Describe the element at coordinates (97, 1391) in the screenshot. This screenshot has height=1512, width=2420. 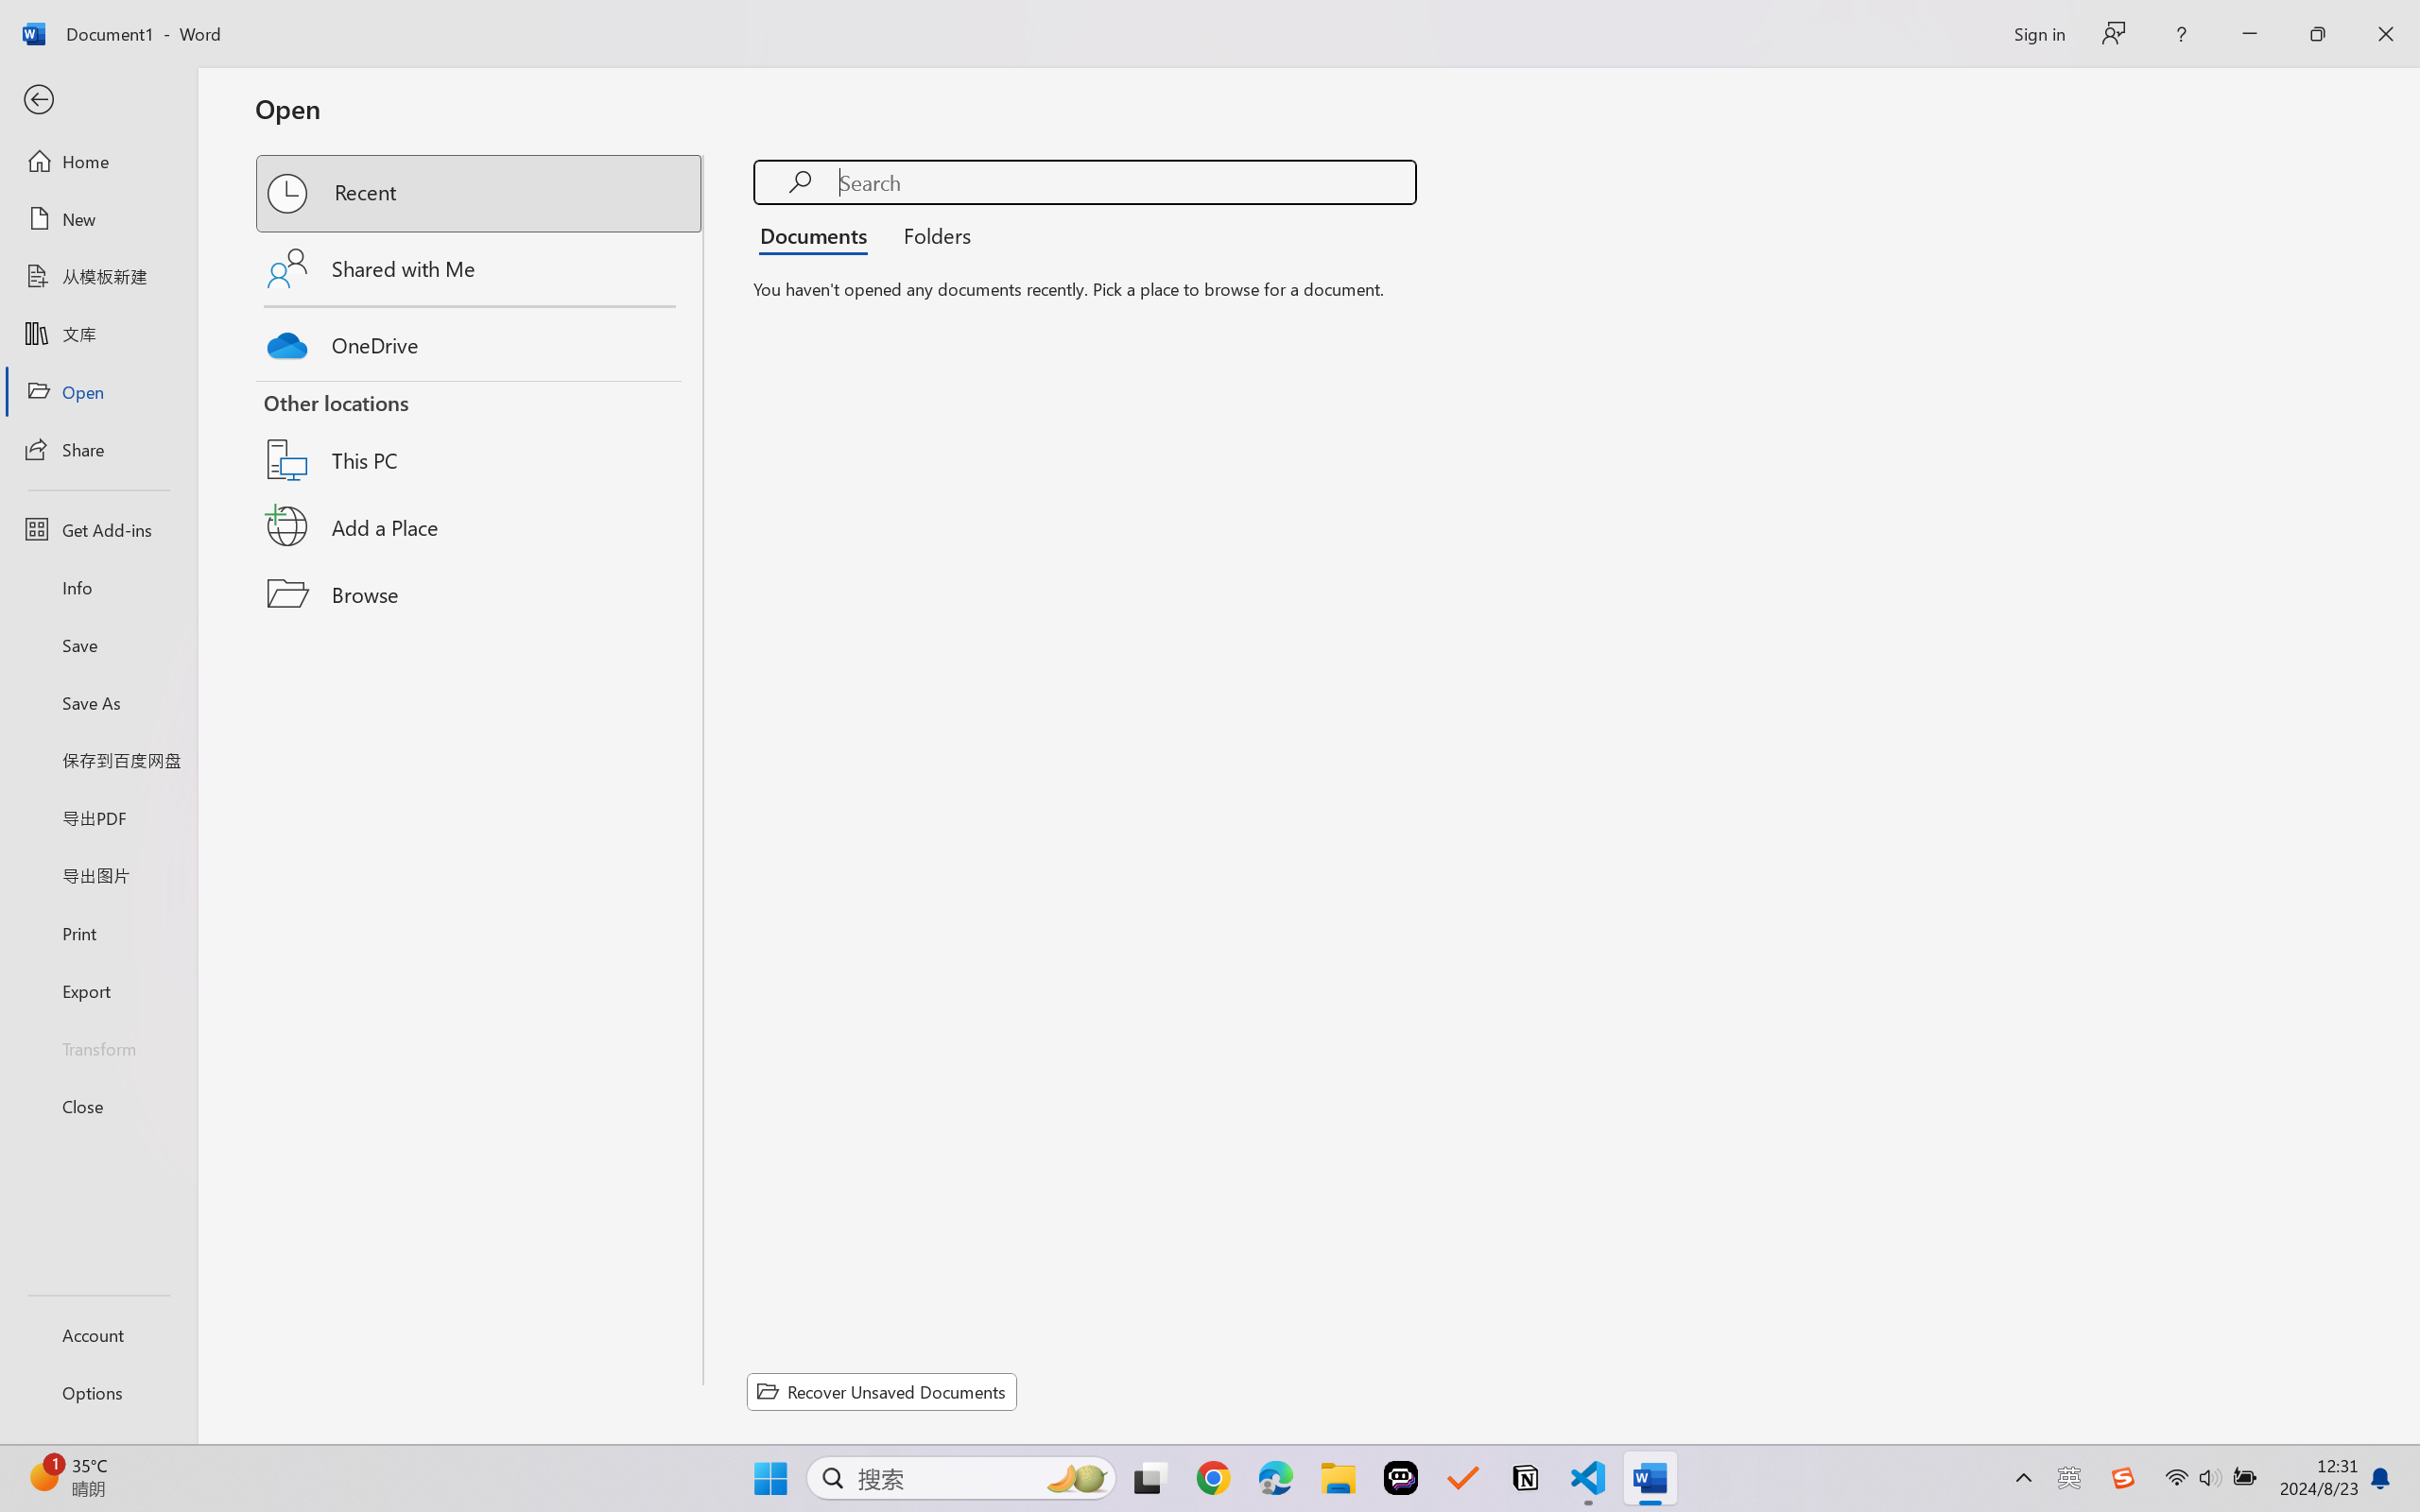
I see `'Options'` at that location.